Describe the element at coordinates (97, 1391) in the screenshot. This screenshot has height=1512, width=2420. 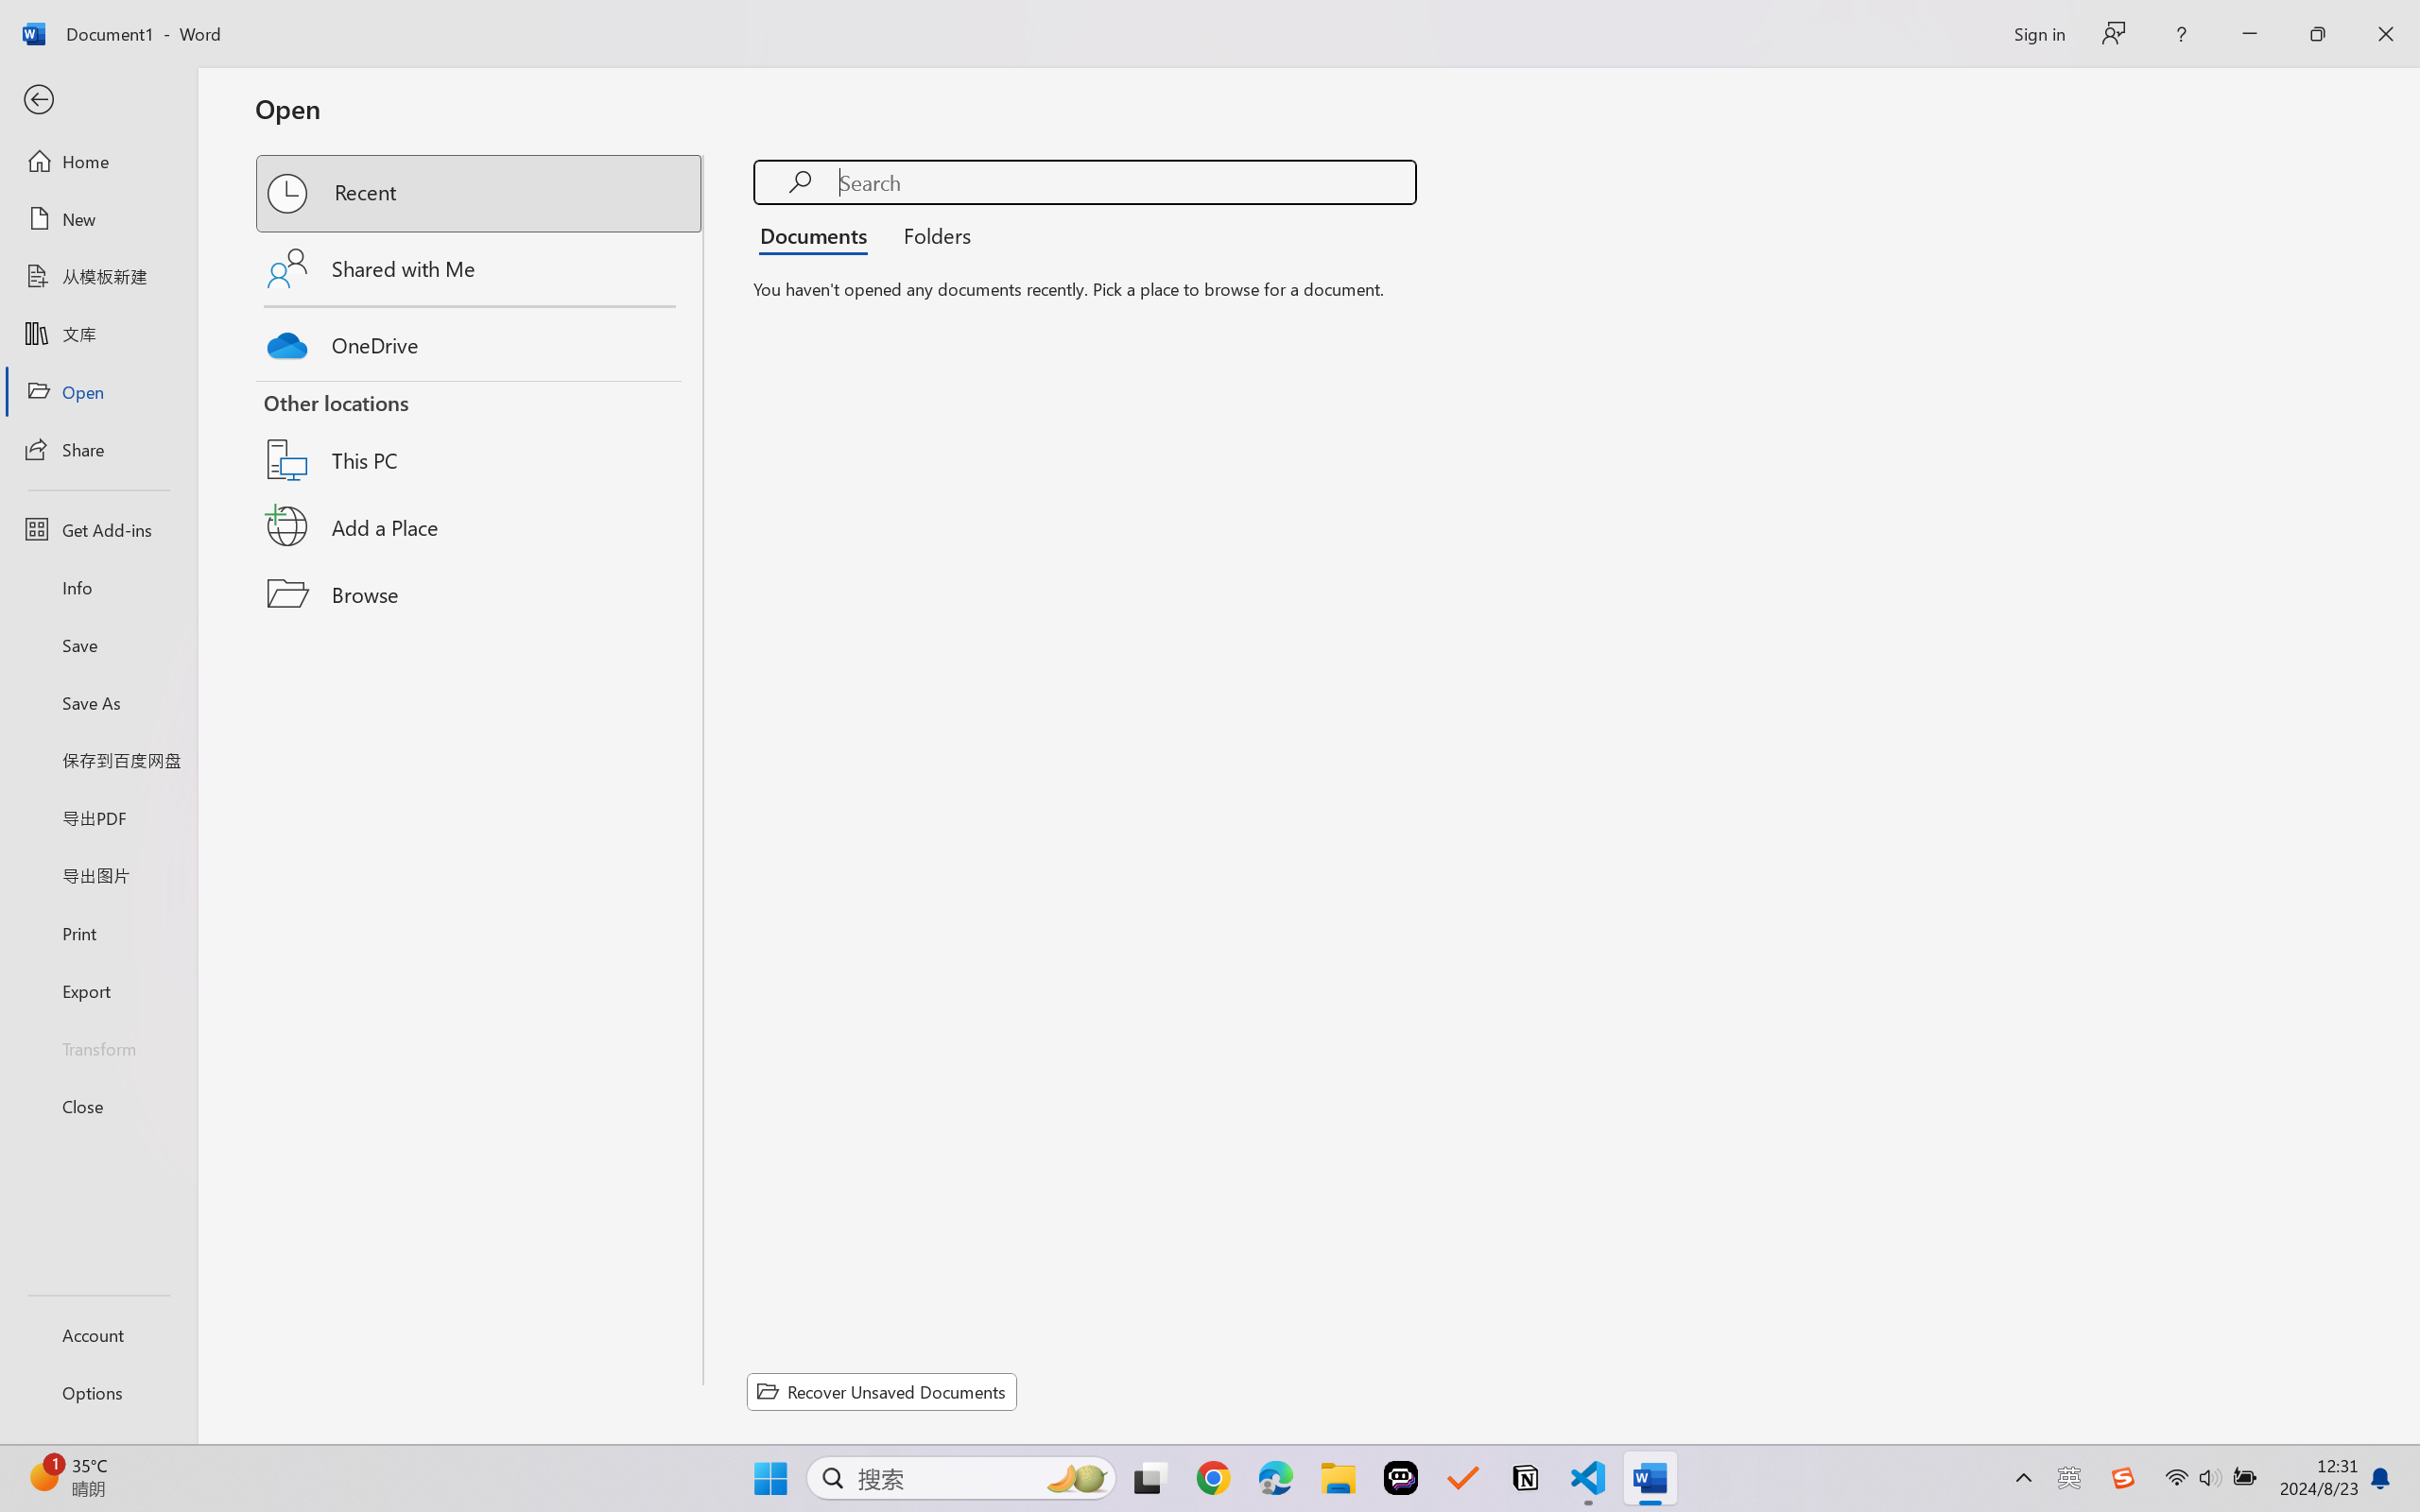
I see `'Options'` at that location.